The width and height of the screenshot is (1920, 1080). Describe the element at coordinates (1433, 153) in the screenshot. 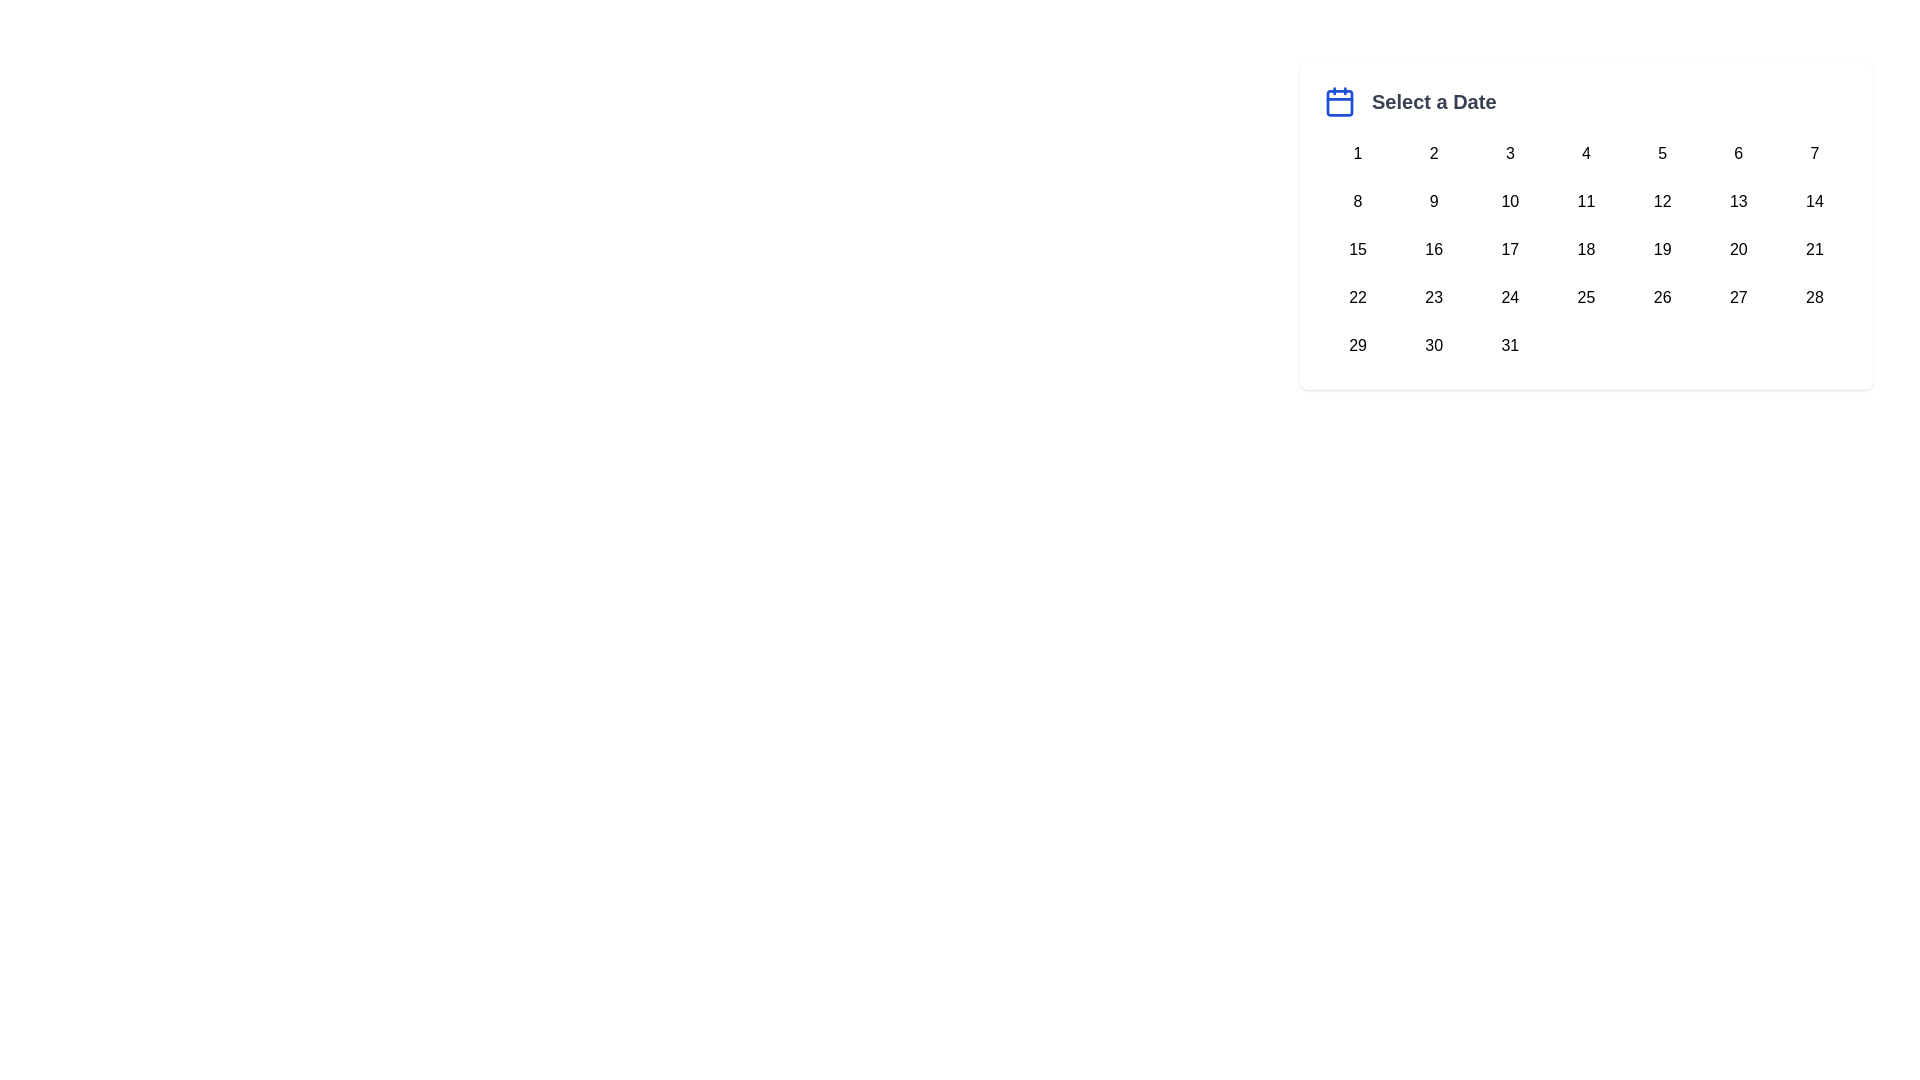

I see `the clickable button for selecting the second day in the calendar, which is located in the first row and second column of the grid titled 'Select a Date'` at that location.